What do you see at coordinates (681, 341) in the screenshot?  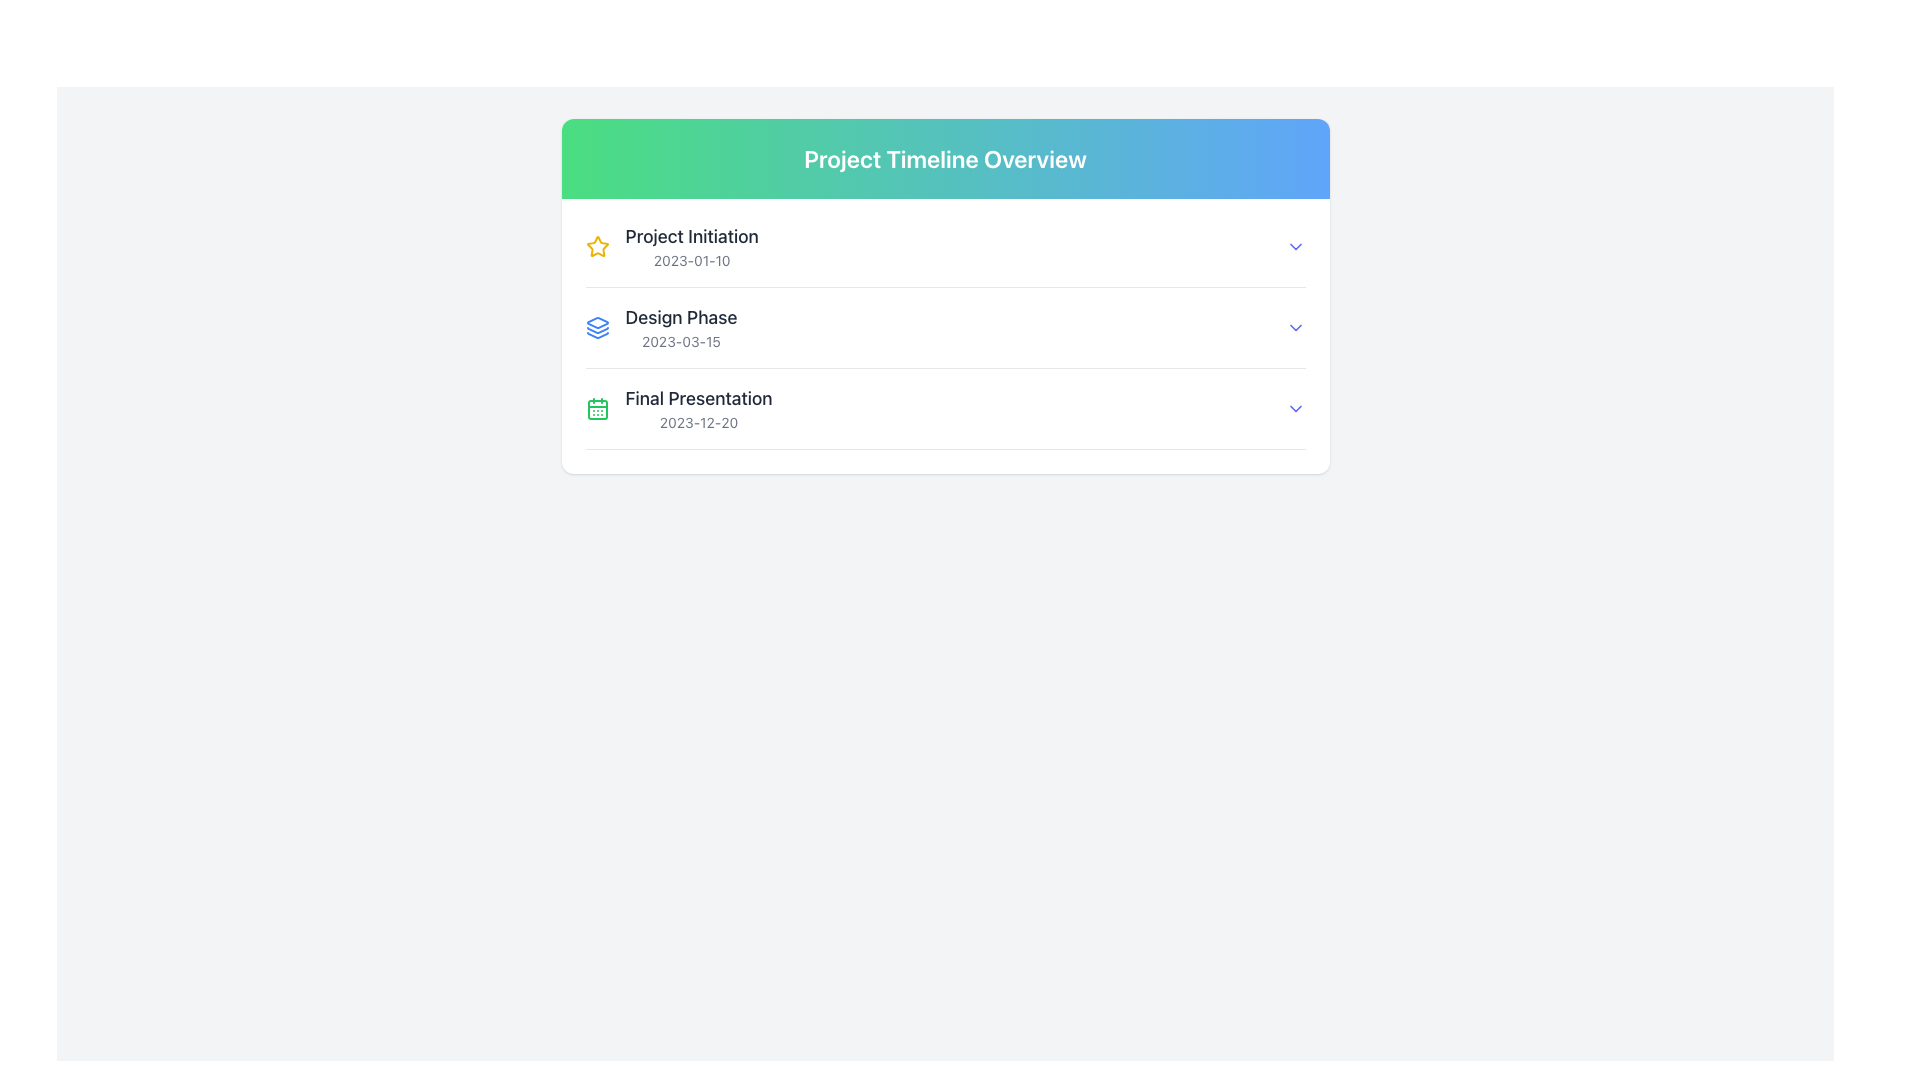 I see `the Text label that represents the date associated with the 'Design Phase' project milestone, which is positioned below the 'Design Phase' text in the vertical timeline` at bounding box center [681, 341].